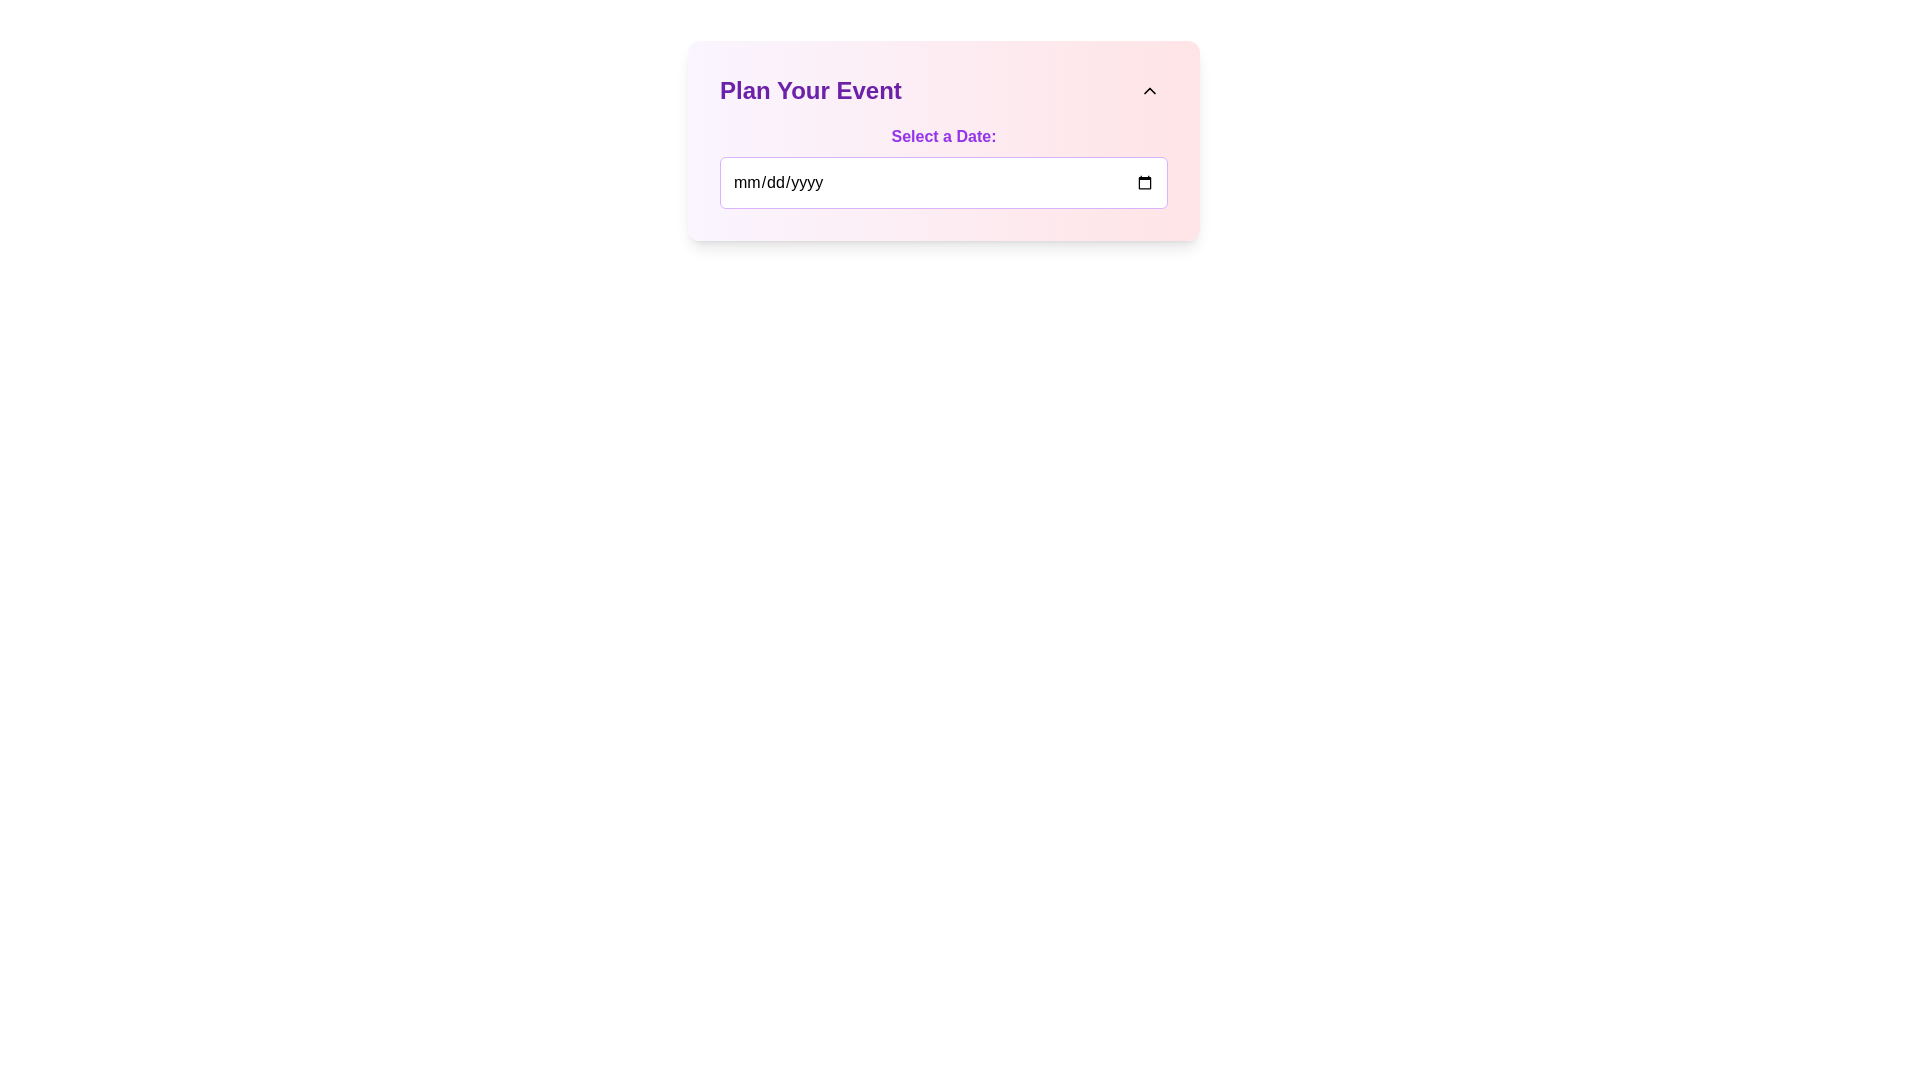 This screenshot has width=1920, height=1080. What do you see at coordinates (810, 91) in the screenshot?
I see `the bold title text 'Plan Your Event' which is displayed in a large, purple font and serves as the main heading for the surrounding content` at bounding box center [810, 91].